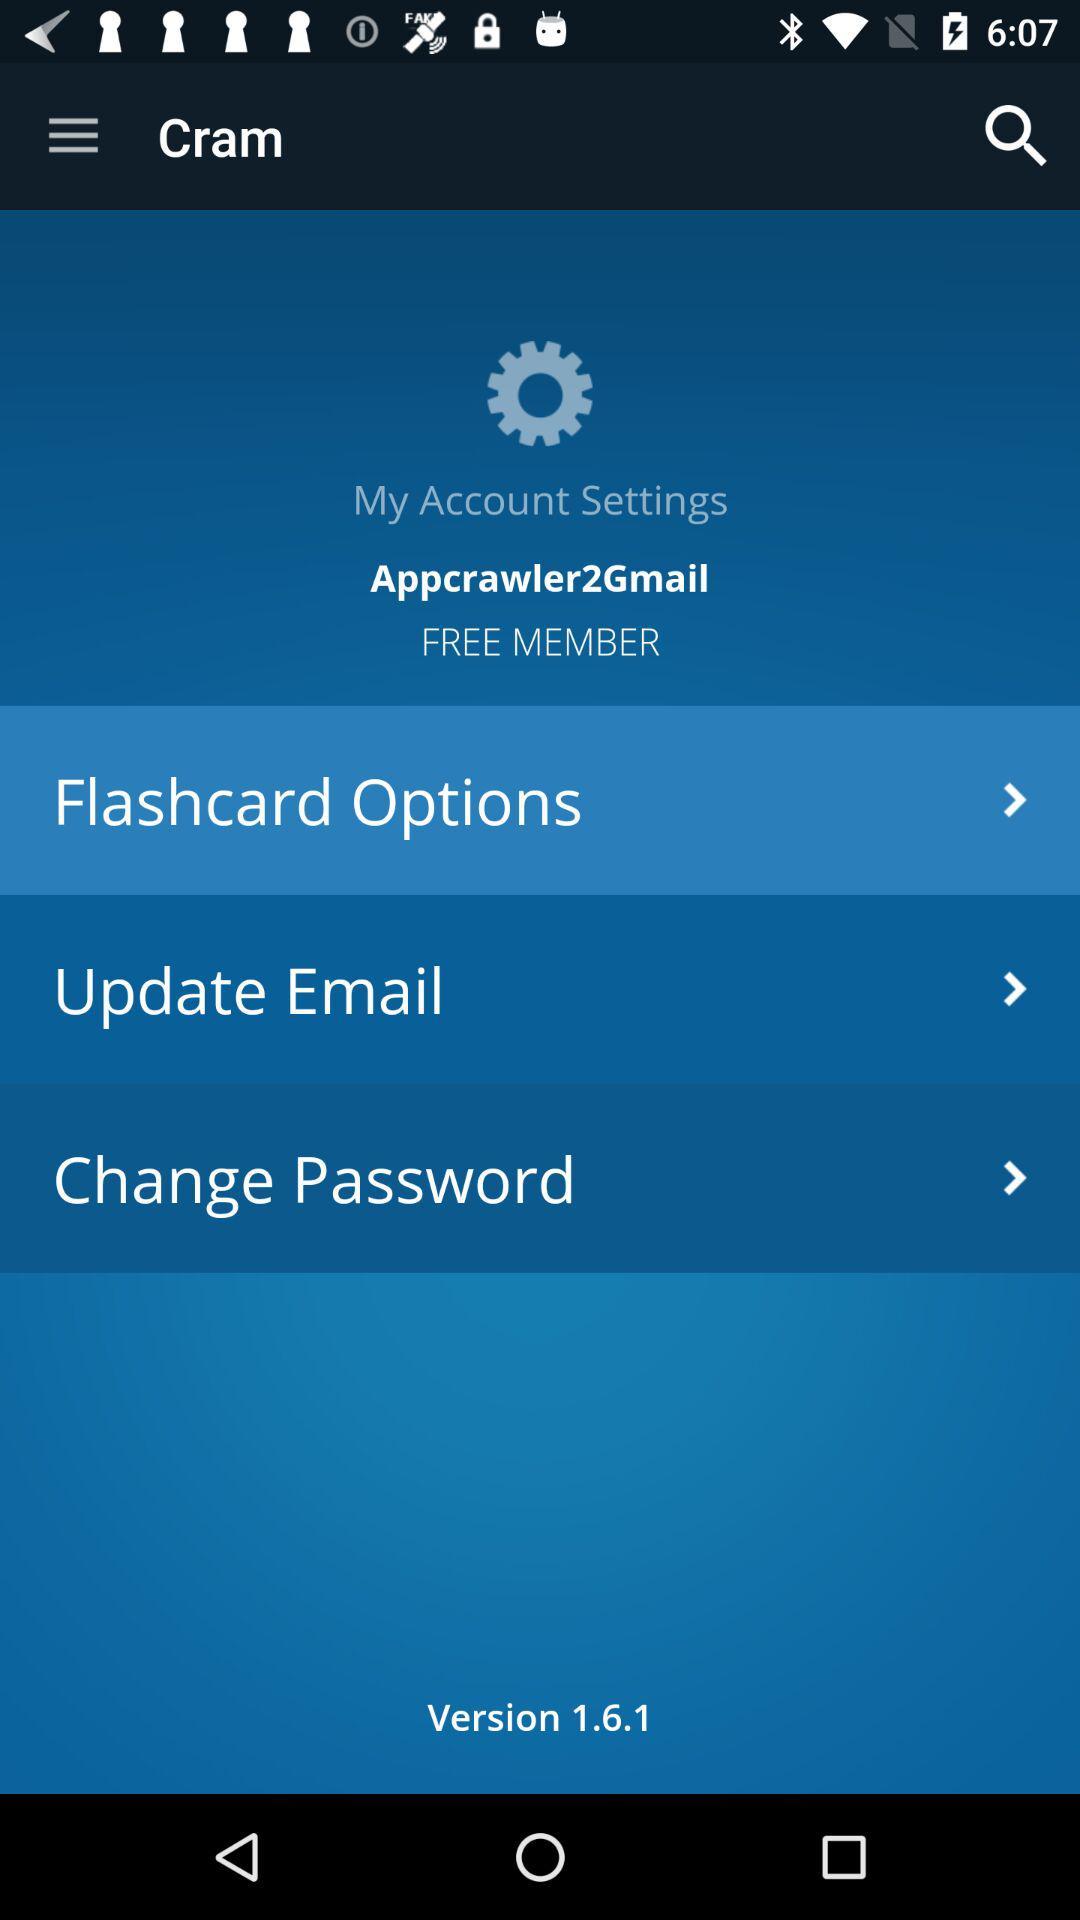 This screenshot has width=1080, height=1920. Describe the element at coordinates (540, 800) in the screenshot. I see `the flashcard options` at that location.